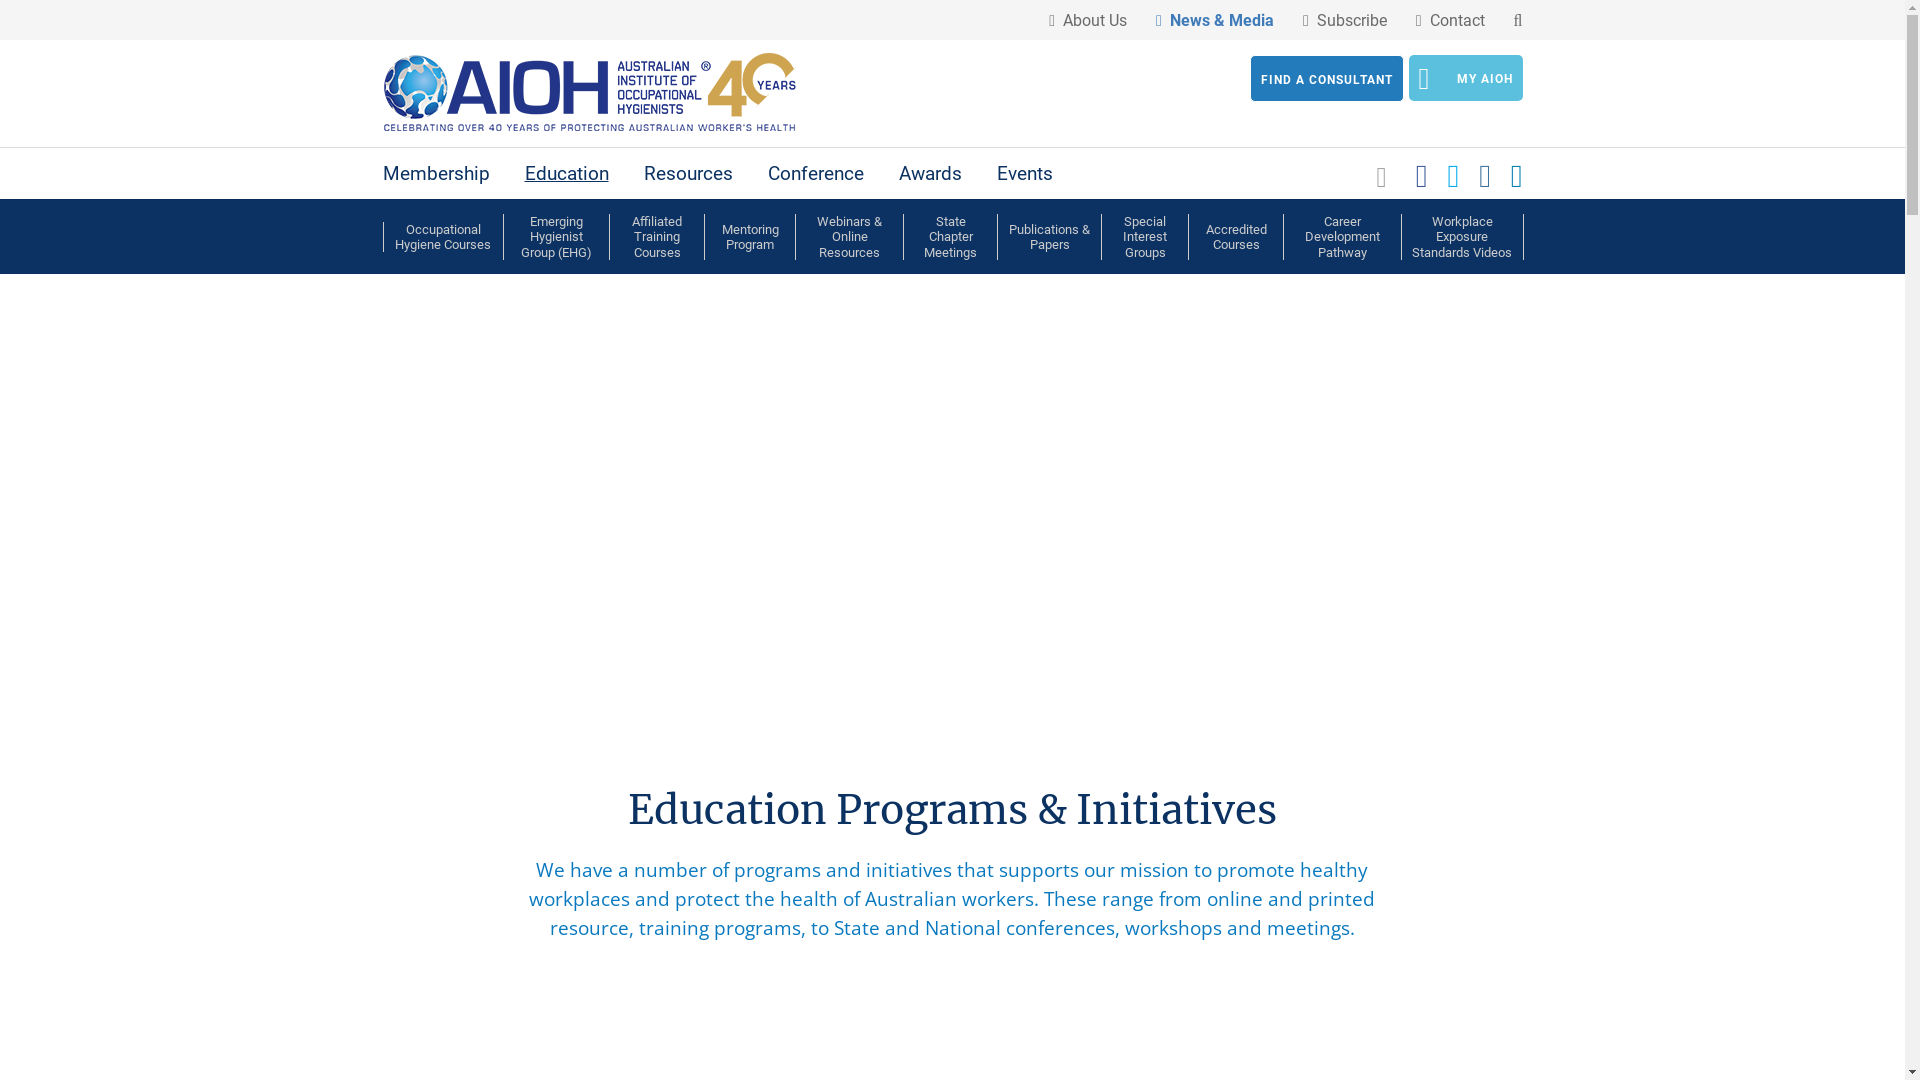  Describe the element at coordinates (1344, 20) in the screenshot. I see `'  Subscribe'` at that location.